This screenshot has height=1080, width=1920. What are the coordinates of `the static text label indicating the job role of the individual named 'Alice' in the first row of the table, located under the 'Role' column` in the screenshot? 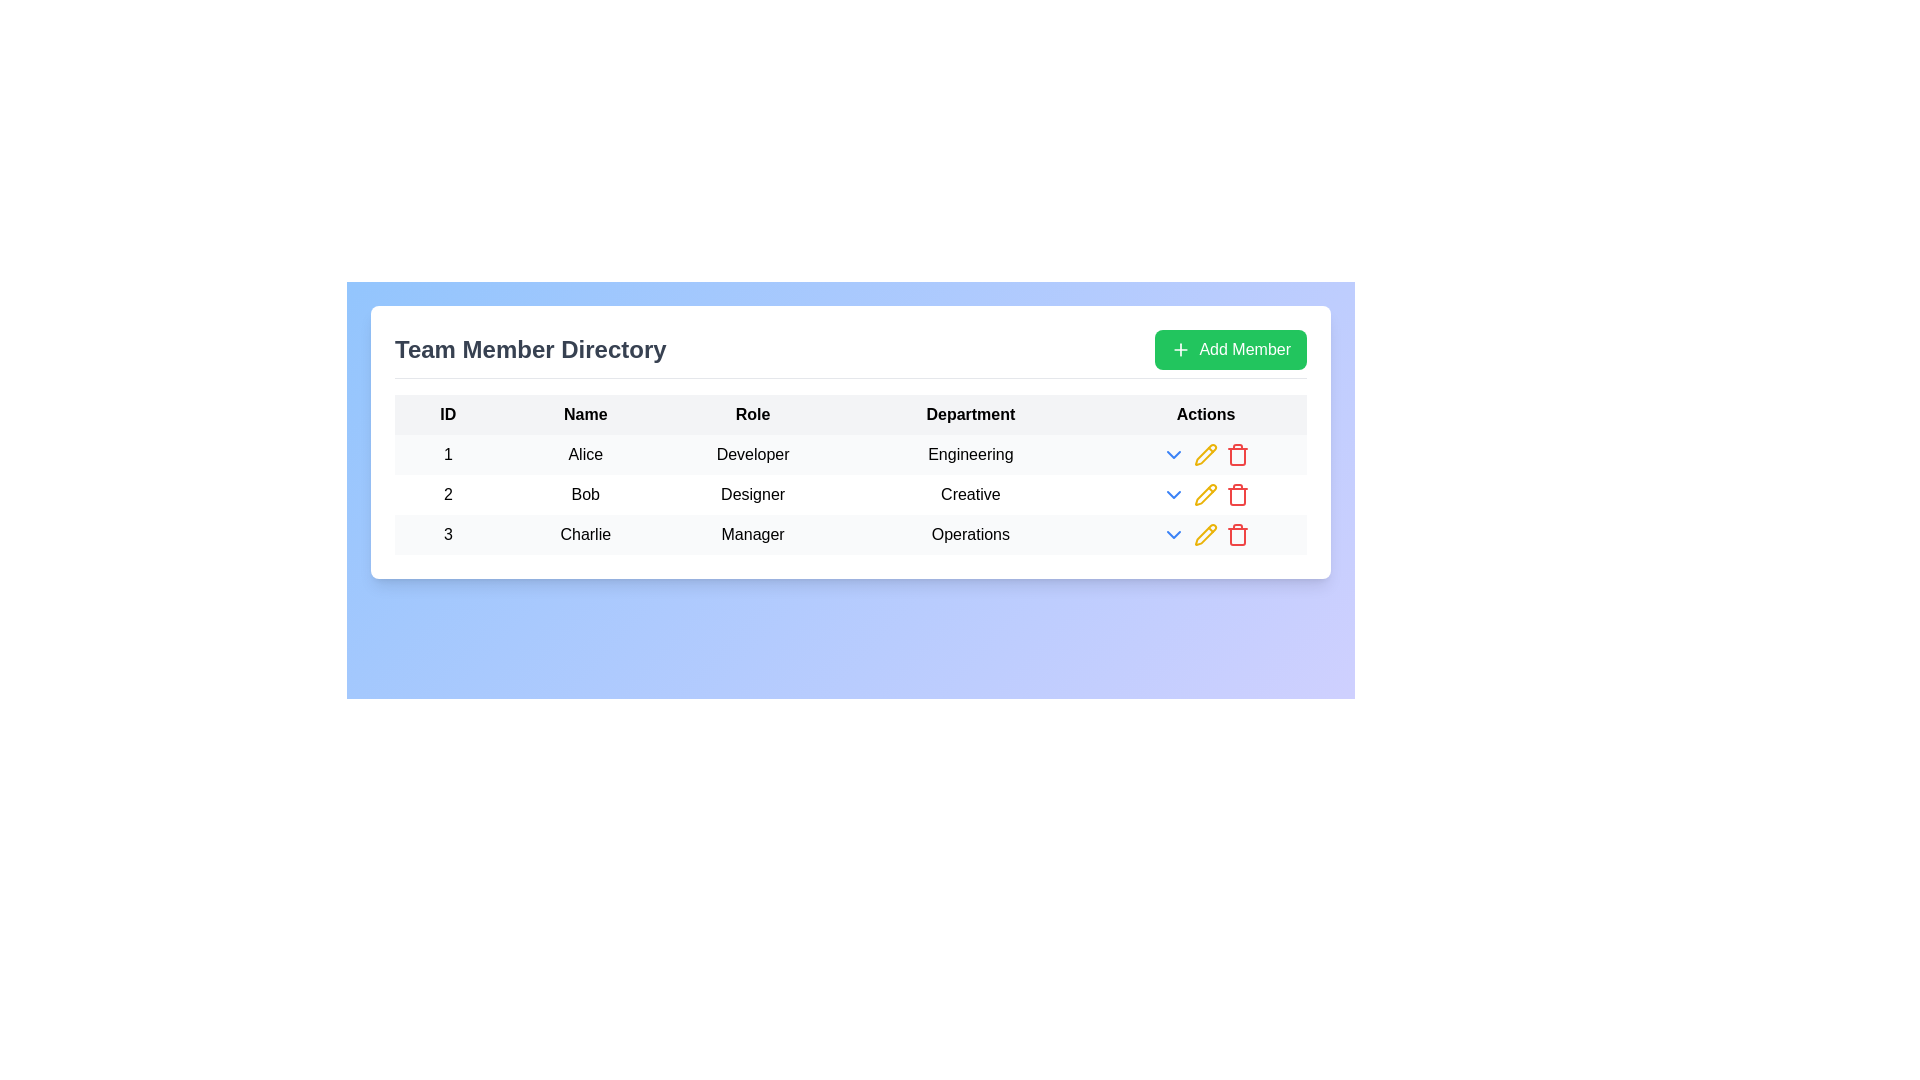 It's located at (752, 455).